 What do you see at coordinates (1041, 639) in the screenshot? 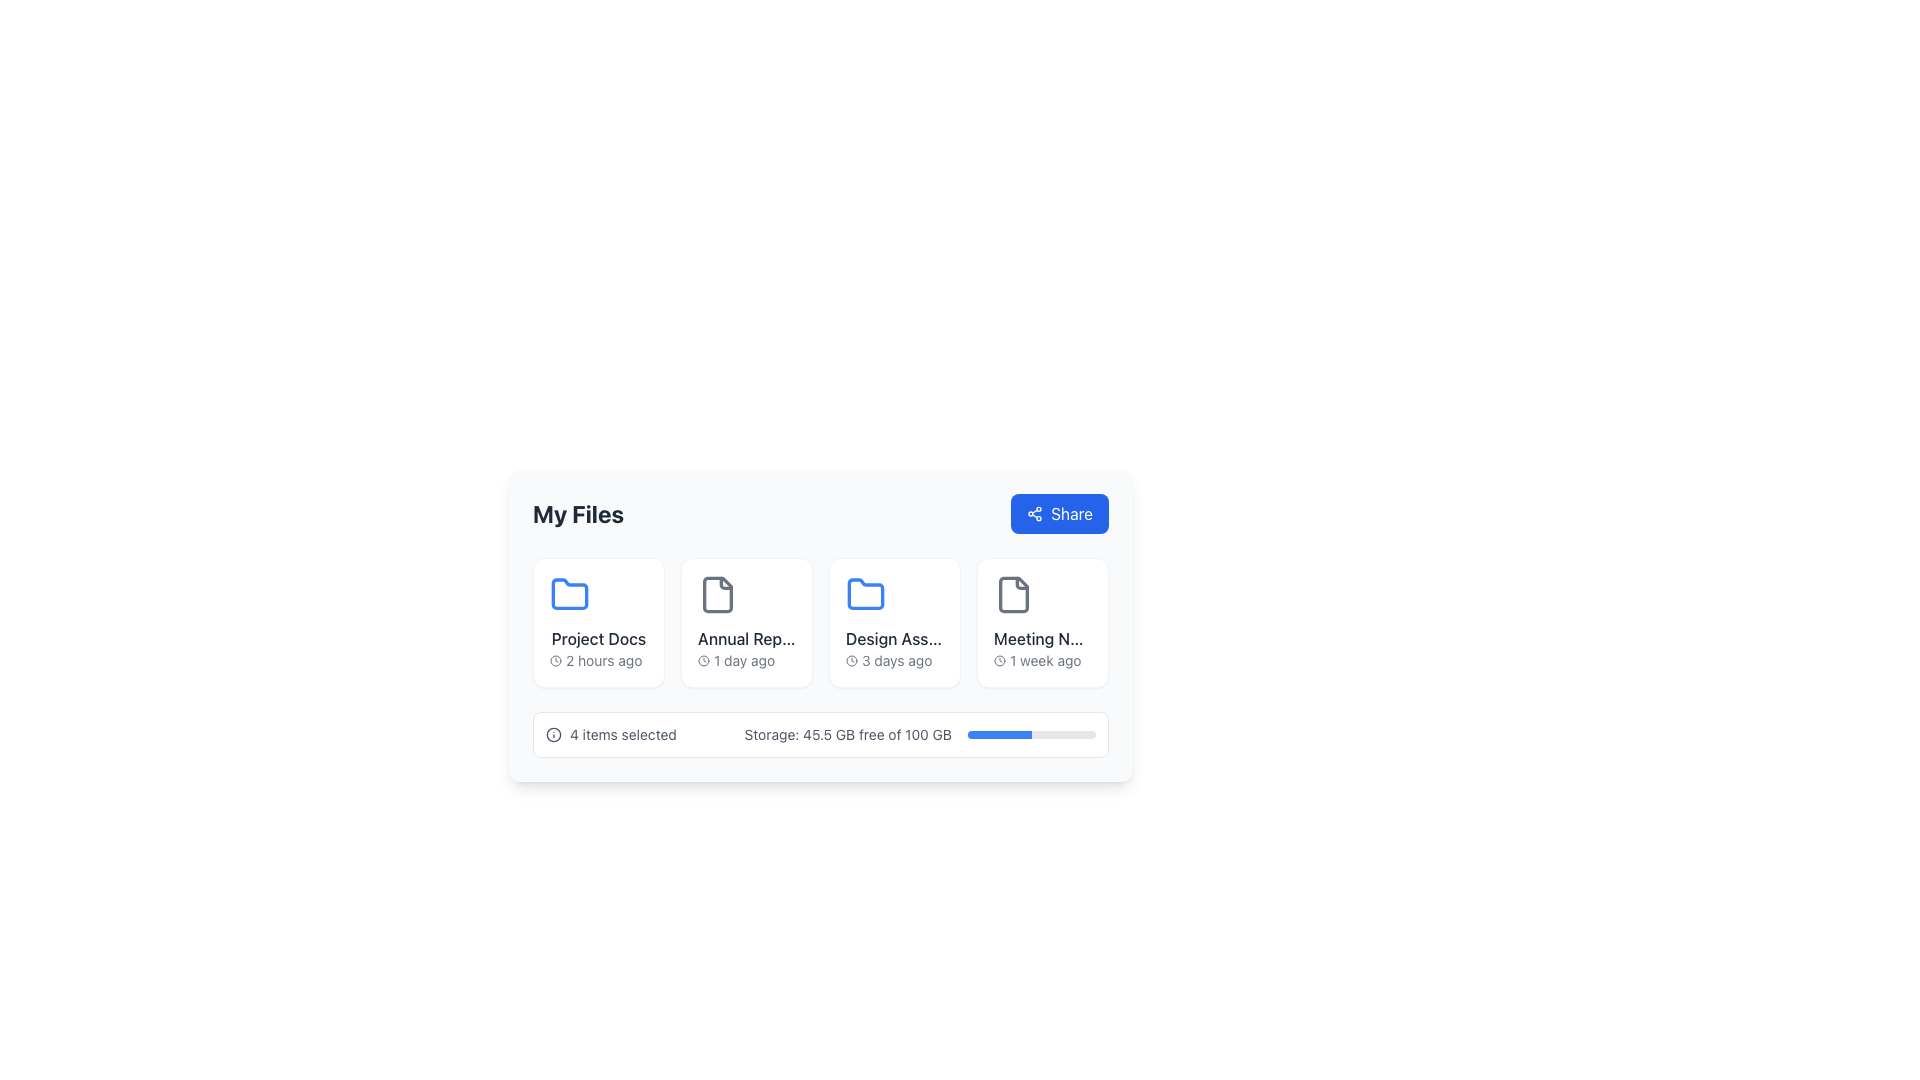
I see `the text label displaying 'Meeting Notes.docx' located at the center of the fourth card in the 'My Files' section` at bounding box center [1041, 639].